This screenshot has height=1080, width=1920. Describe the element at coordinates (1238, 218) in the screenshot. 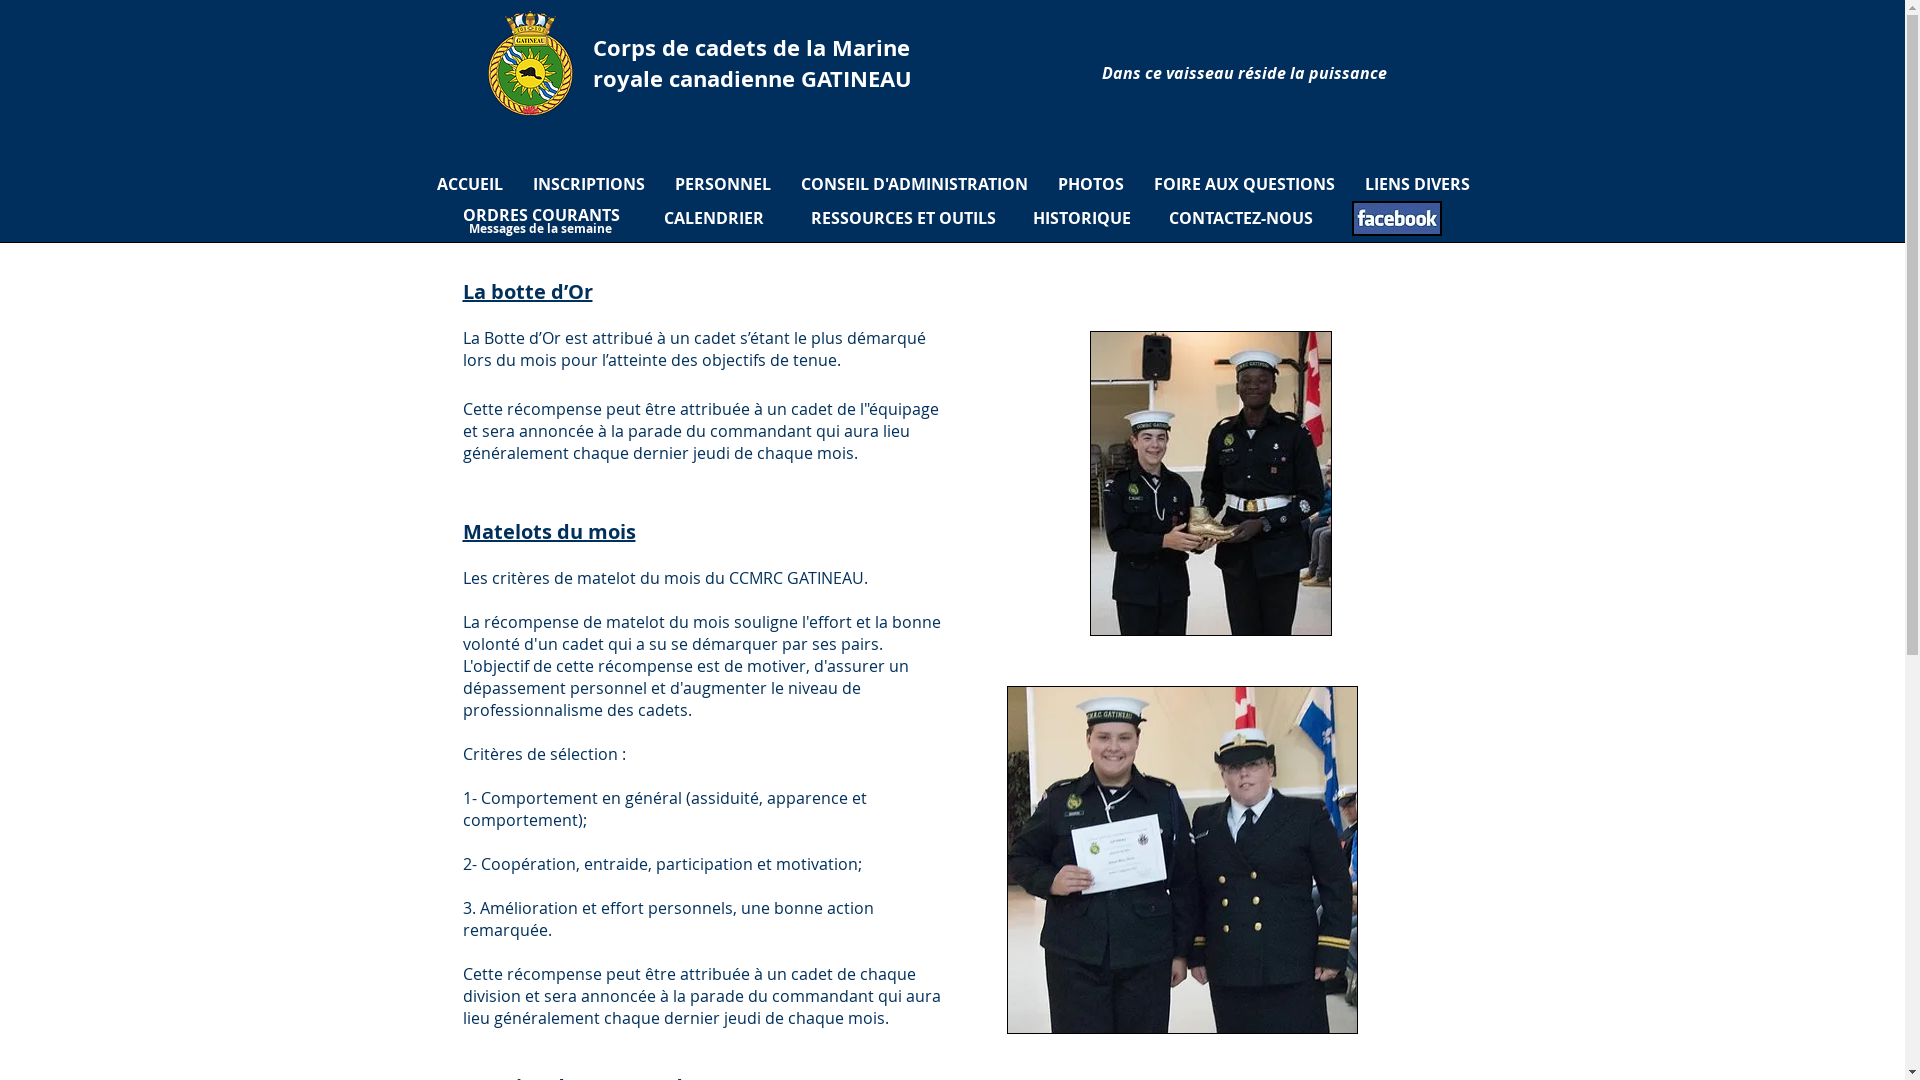

I see `'CONTACTEZ-NOUS'` at that location.